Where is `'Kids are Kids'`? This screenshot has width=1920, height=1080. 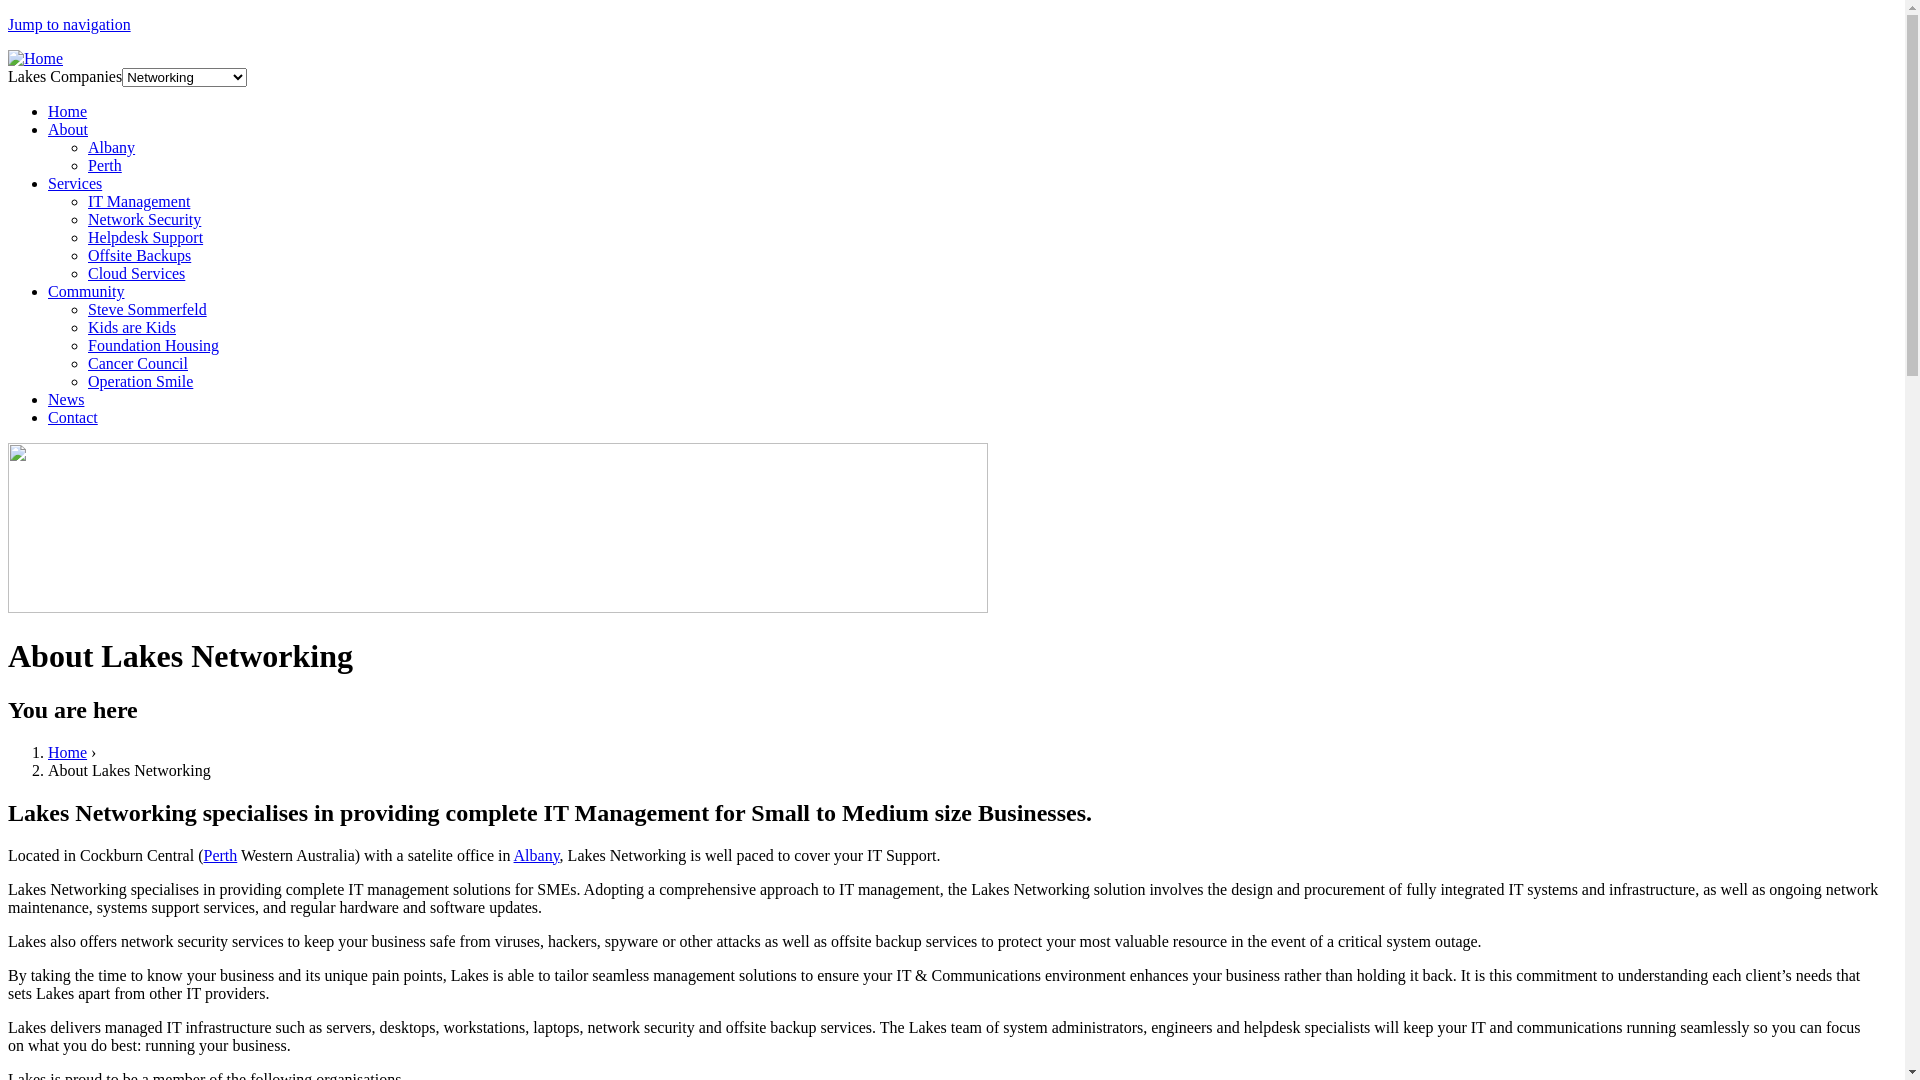 'Kids are Kids' is located at coordinates (130, 326).